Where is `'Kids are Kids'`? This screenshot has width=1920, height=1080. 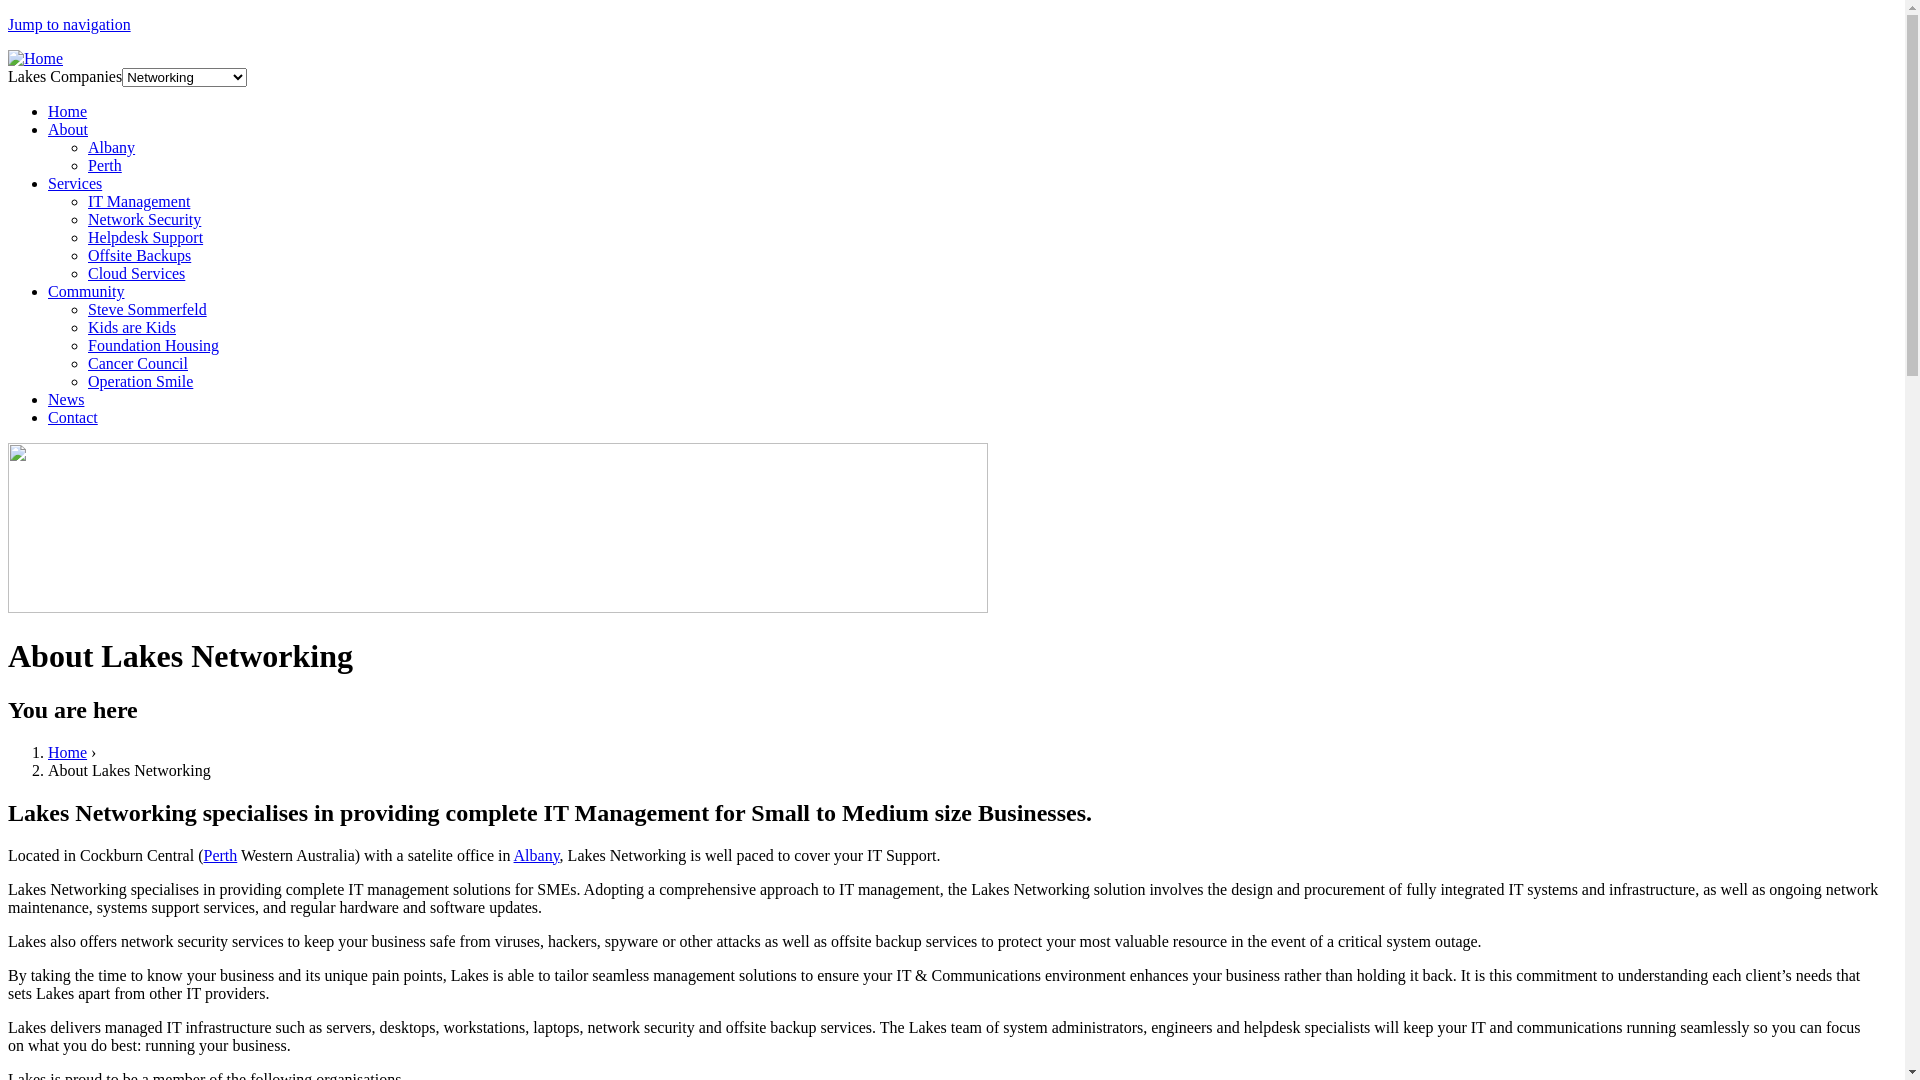 'Kids are Kids' is located at coordinates (130, 326).